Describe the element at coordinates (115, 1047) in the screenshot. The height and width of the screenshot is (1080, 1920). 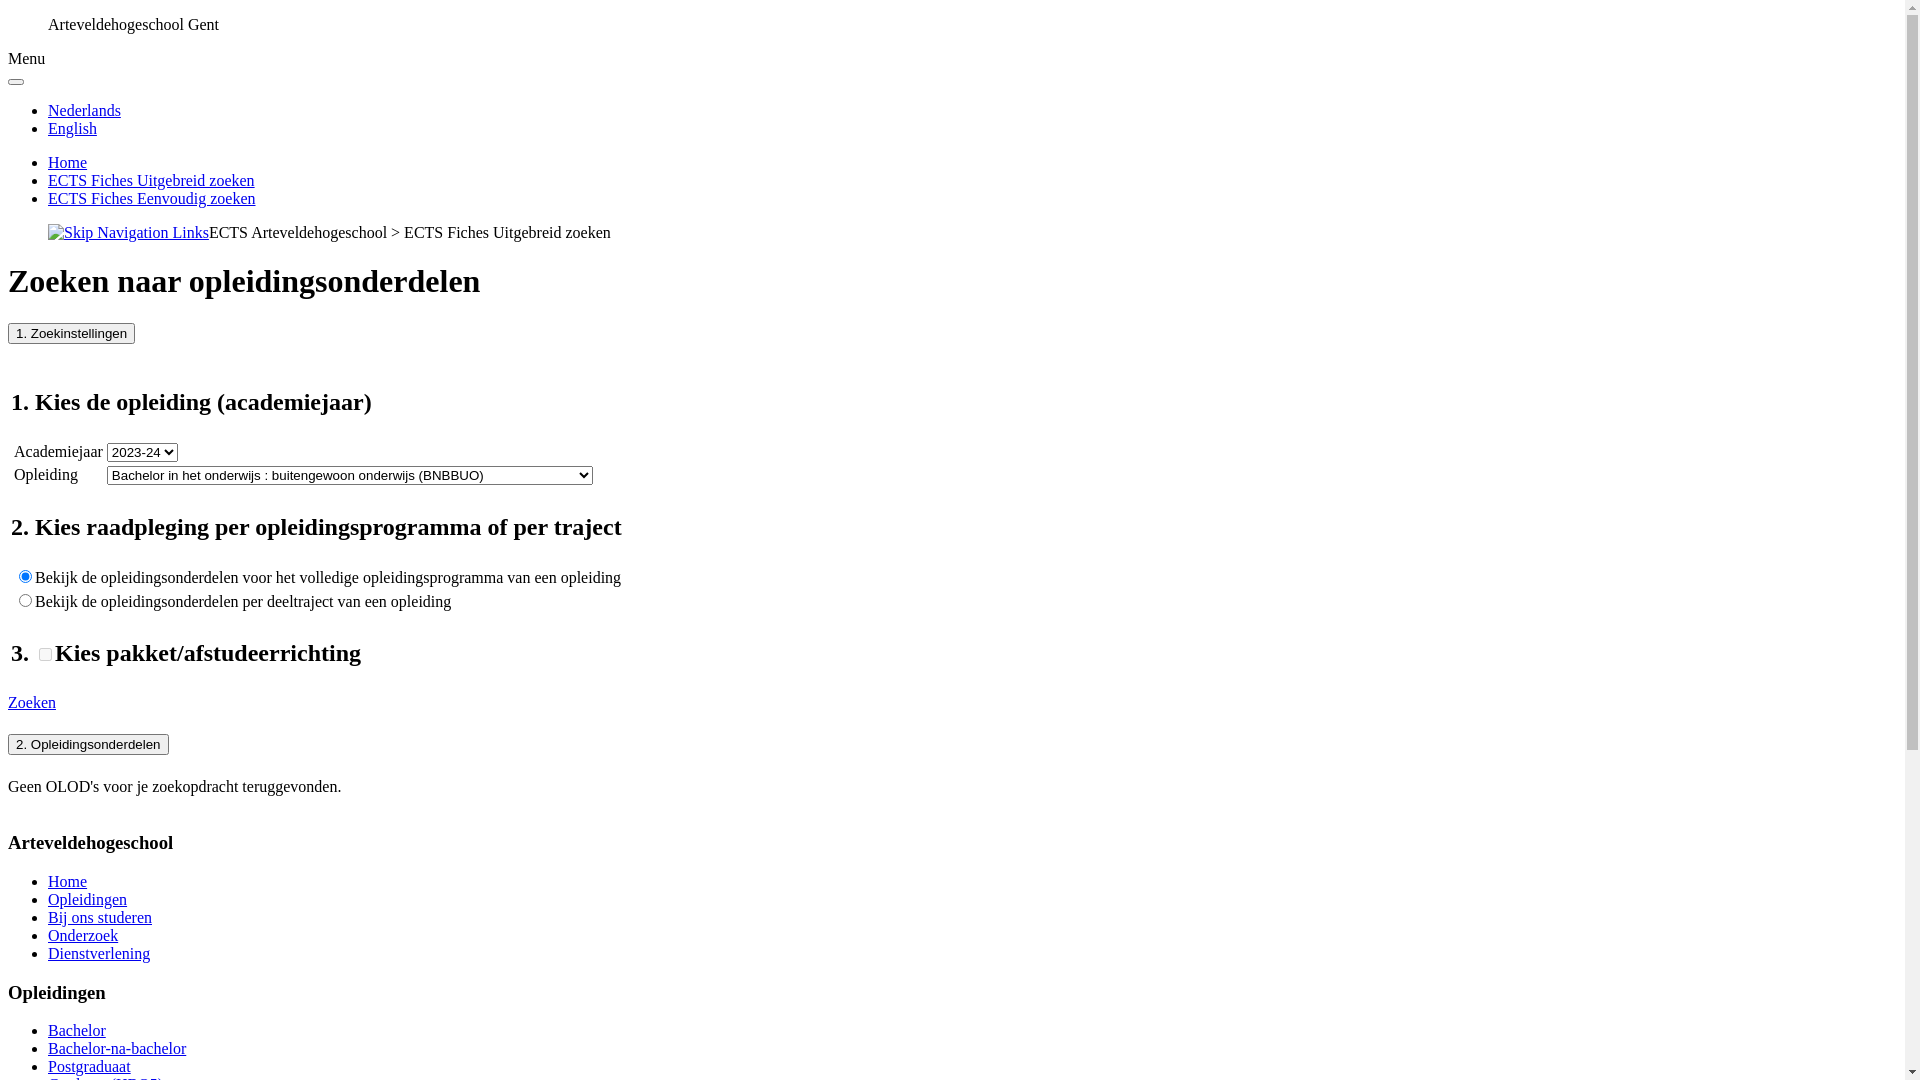
I see `'Bachelor-na-bachelor'` at that location.